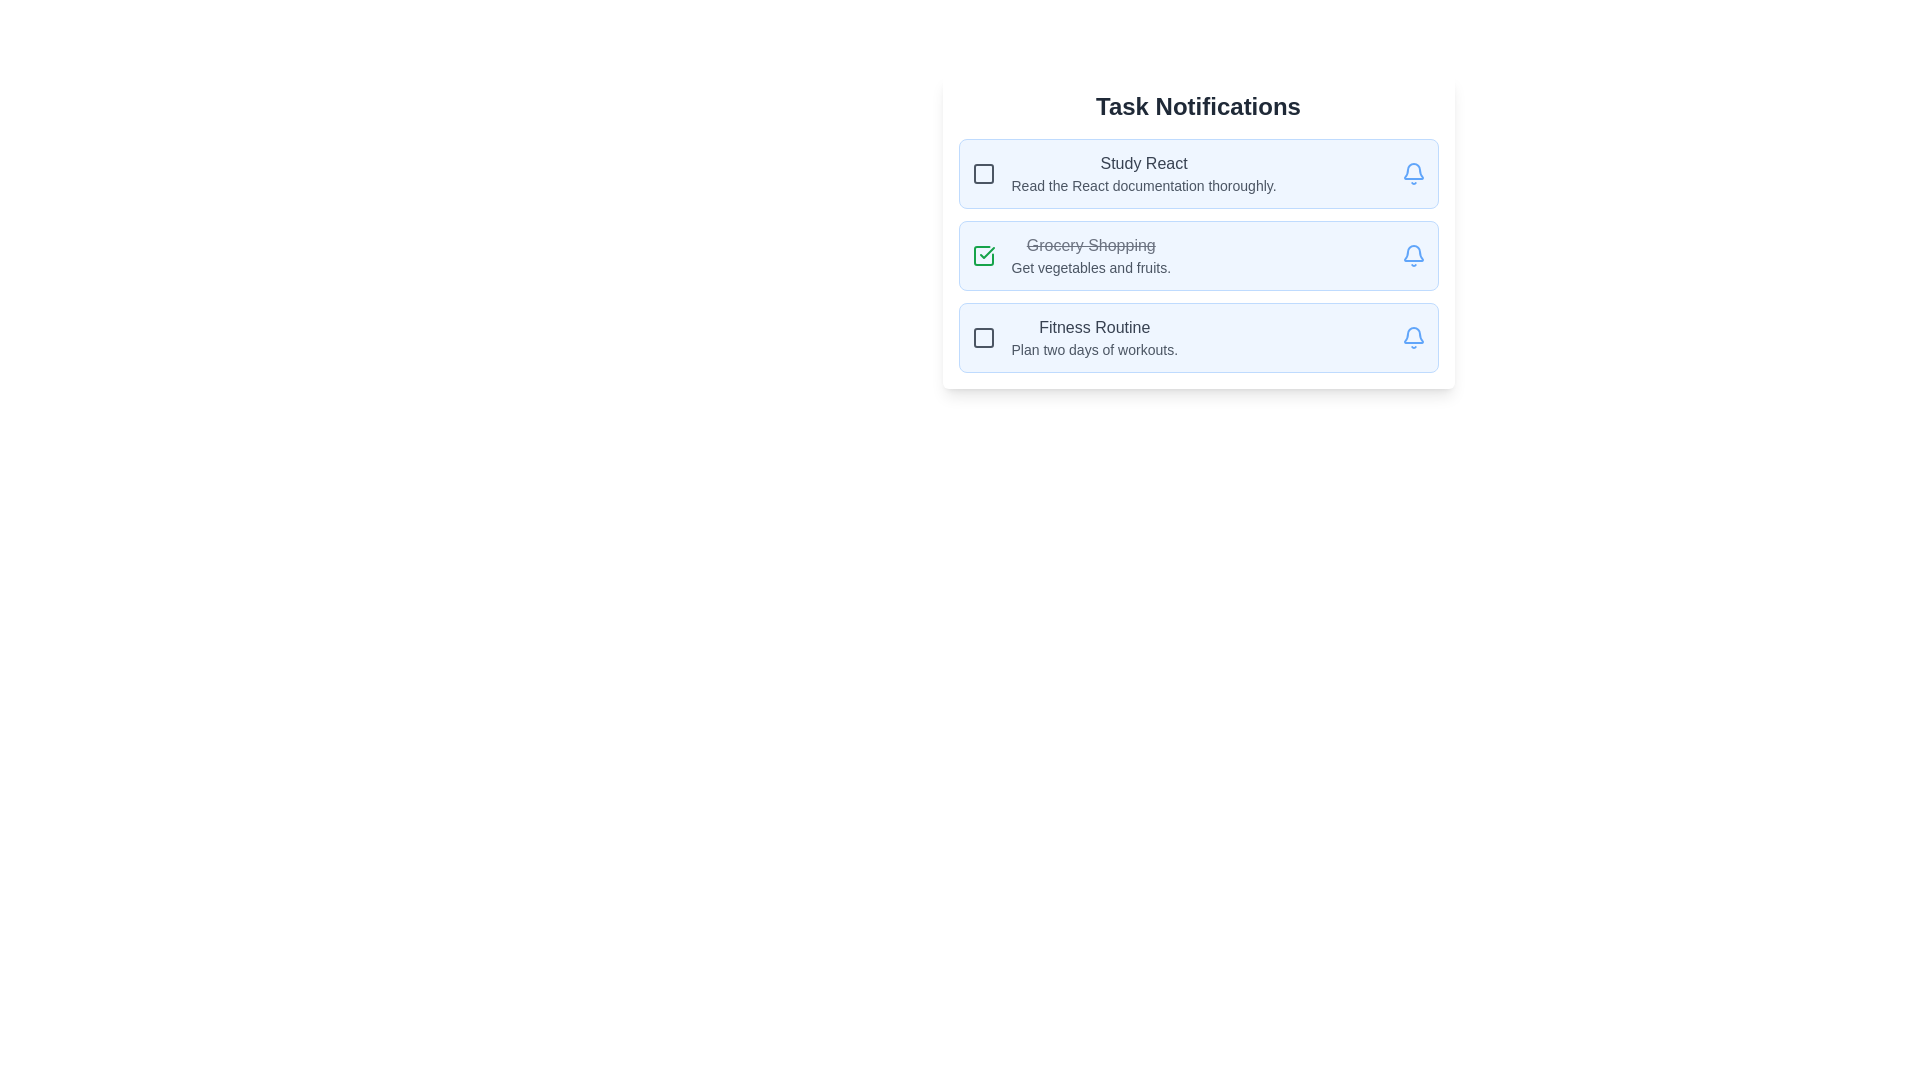  I want to click on the checkbox of the second task item in the grocery shopping list, so click(1198, 230).